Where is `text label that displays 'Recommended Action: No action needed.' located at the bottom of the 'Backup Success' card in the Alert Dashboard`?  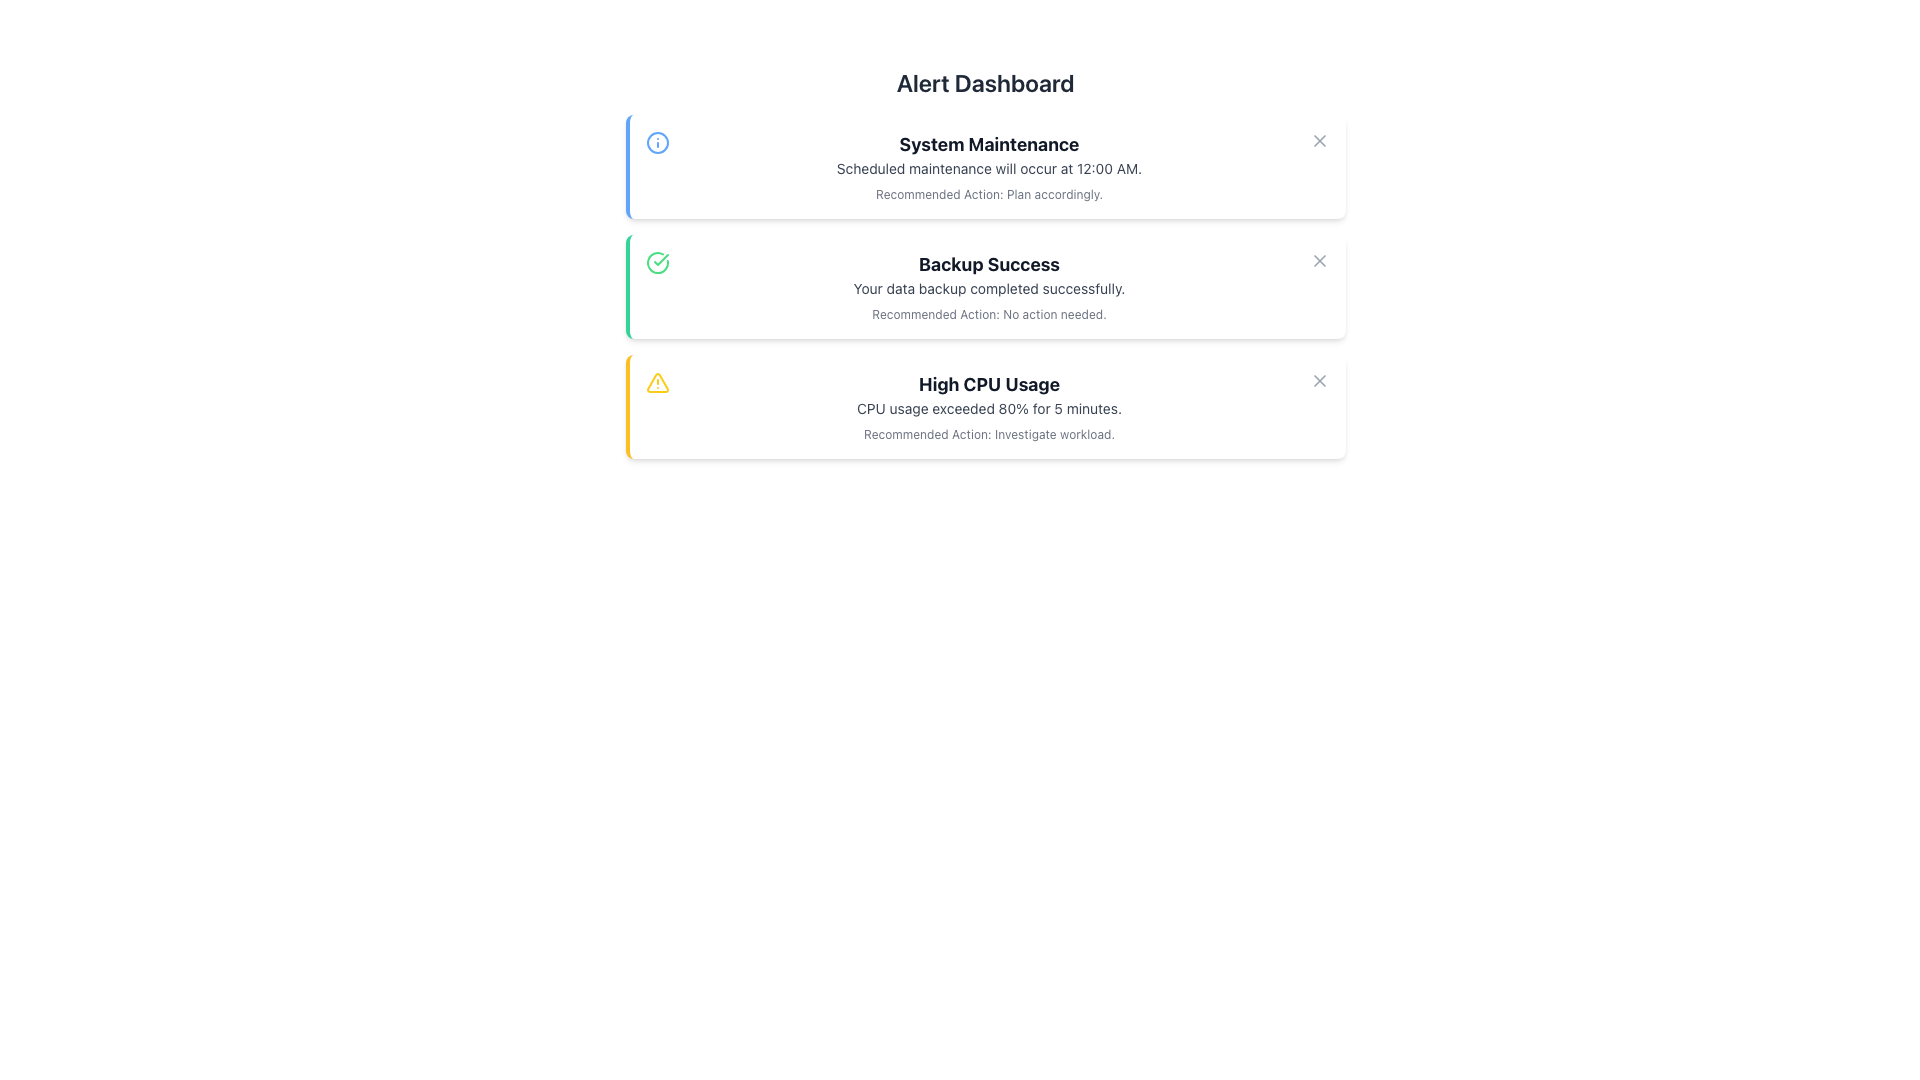 text label that displays 'Recommended Action: No action needed.' located at the bottom of the 'Backup Success' card in the Alert Dashboard is located at coordinates (989, 315).